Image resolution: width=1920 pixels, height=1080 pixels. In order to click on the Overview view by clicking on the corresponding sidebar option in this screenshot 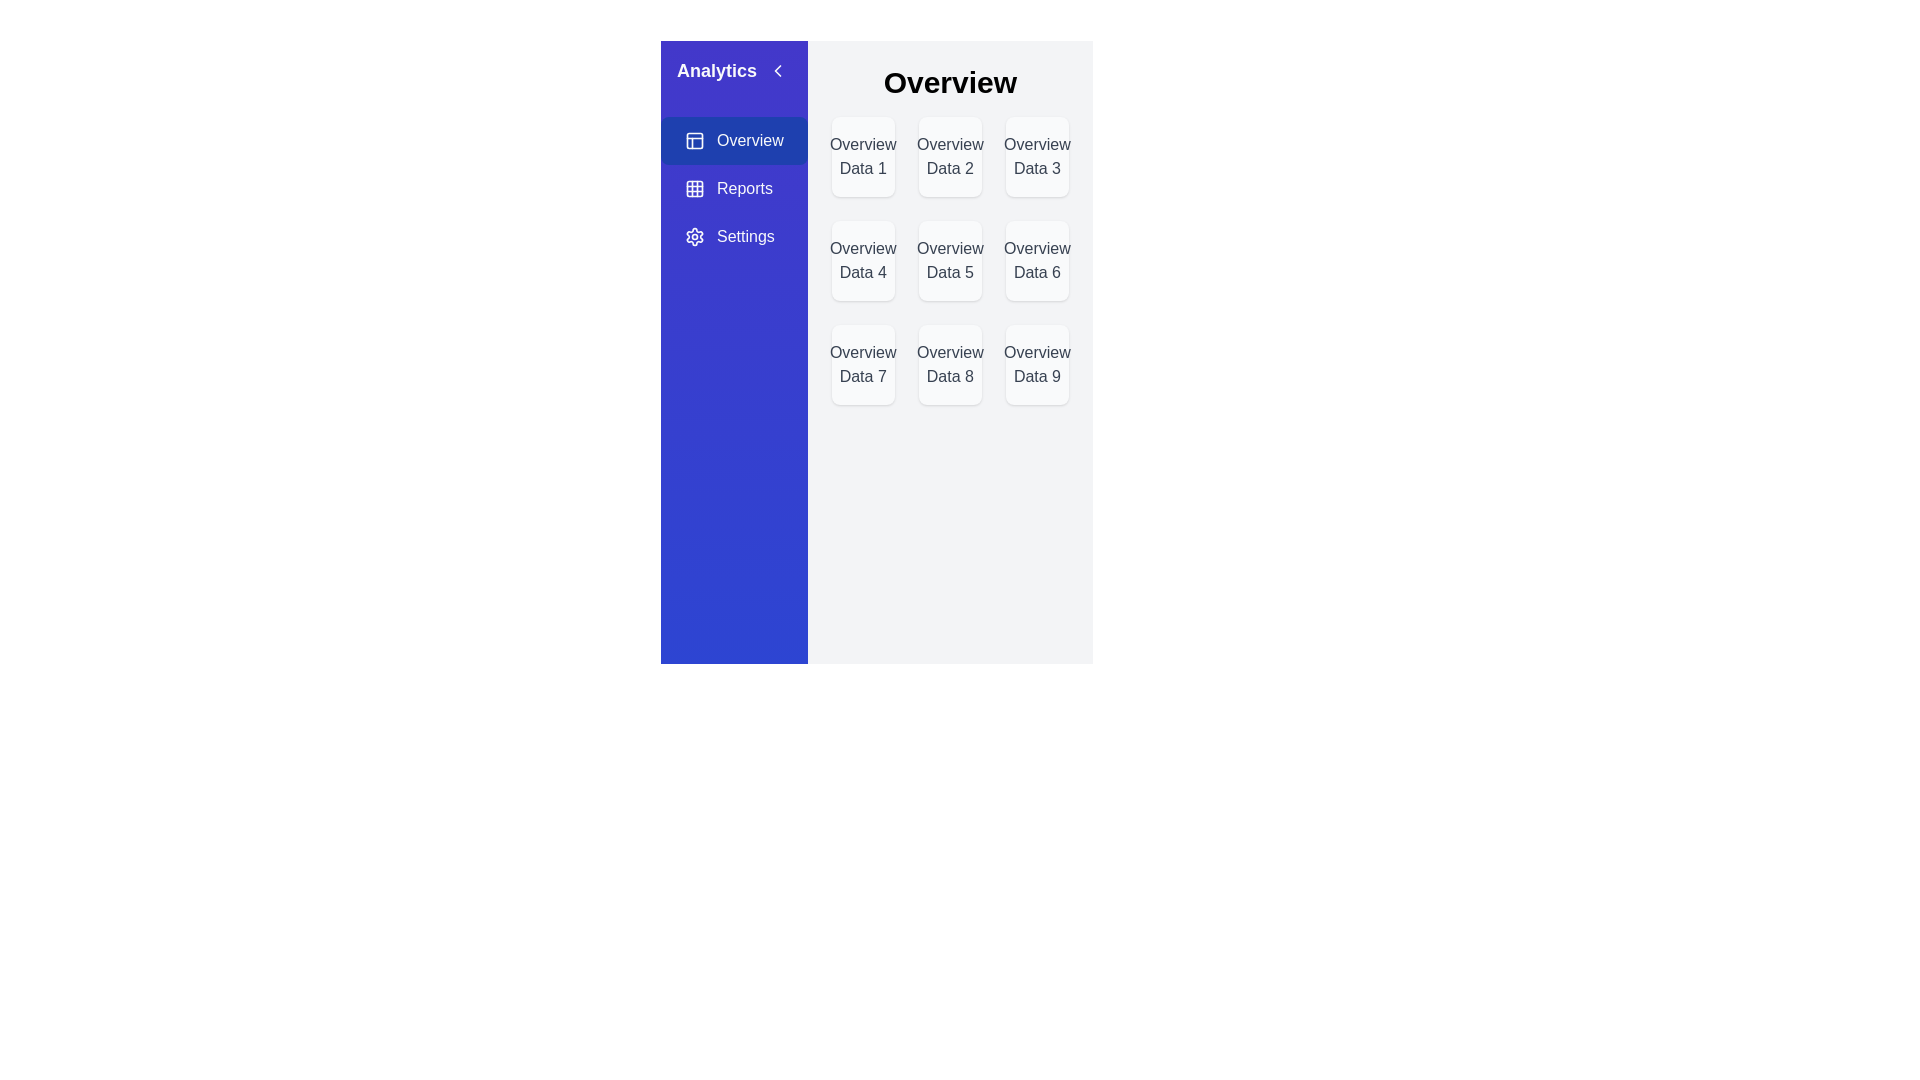, I will do `click(733, 140)`.